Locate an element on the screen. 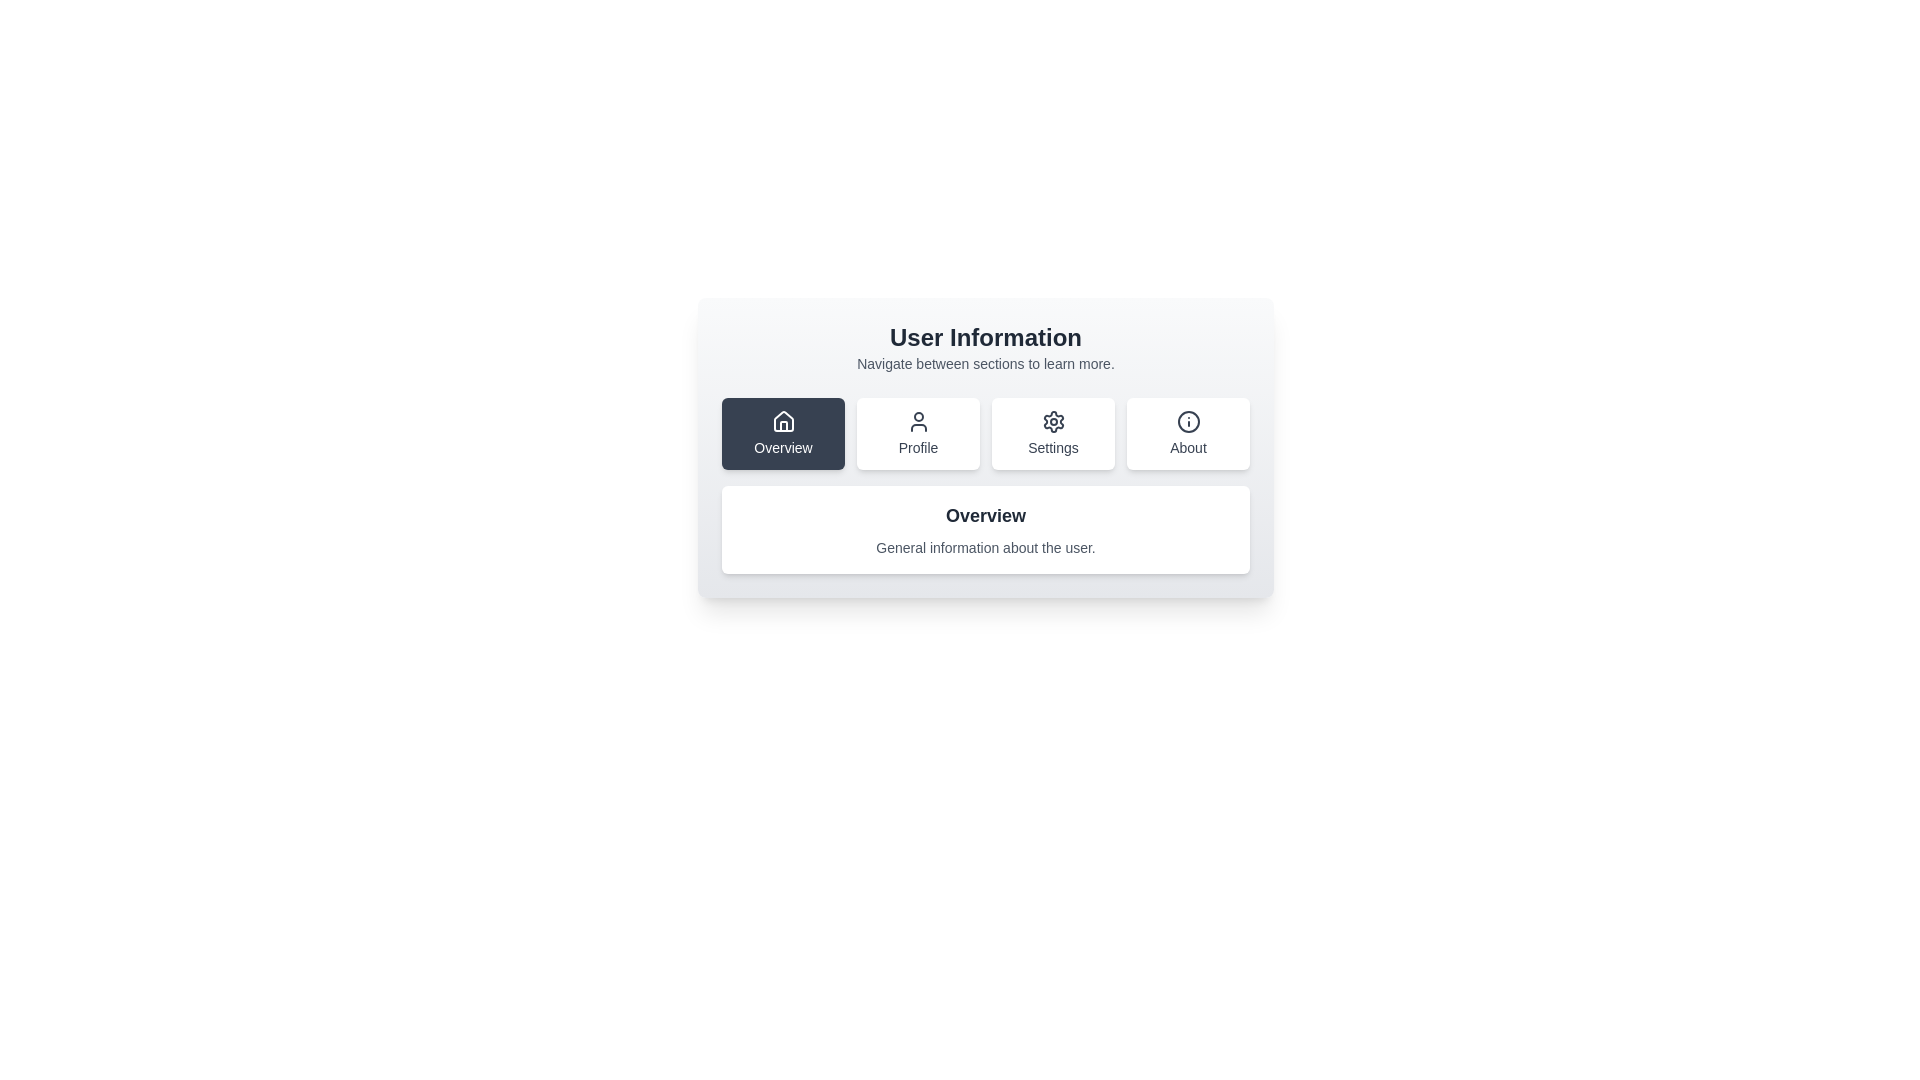  the navigation button located in the information panel is located at coordinates (985, 446).